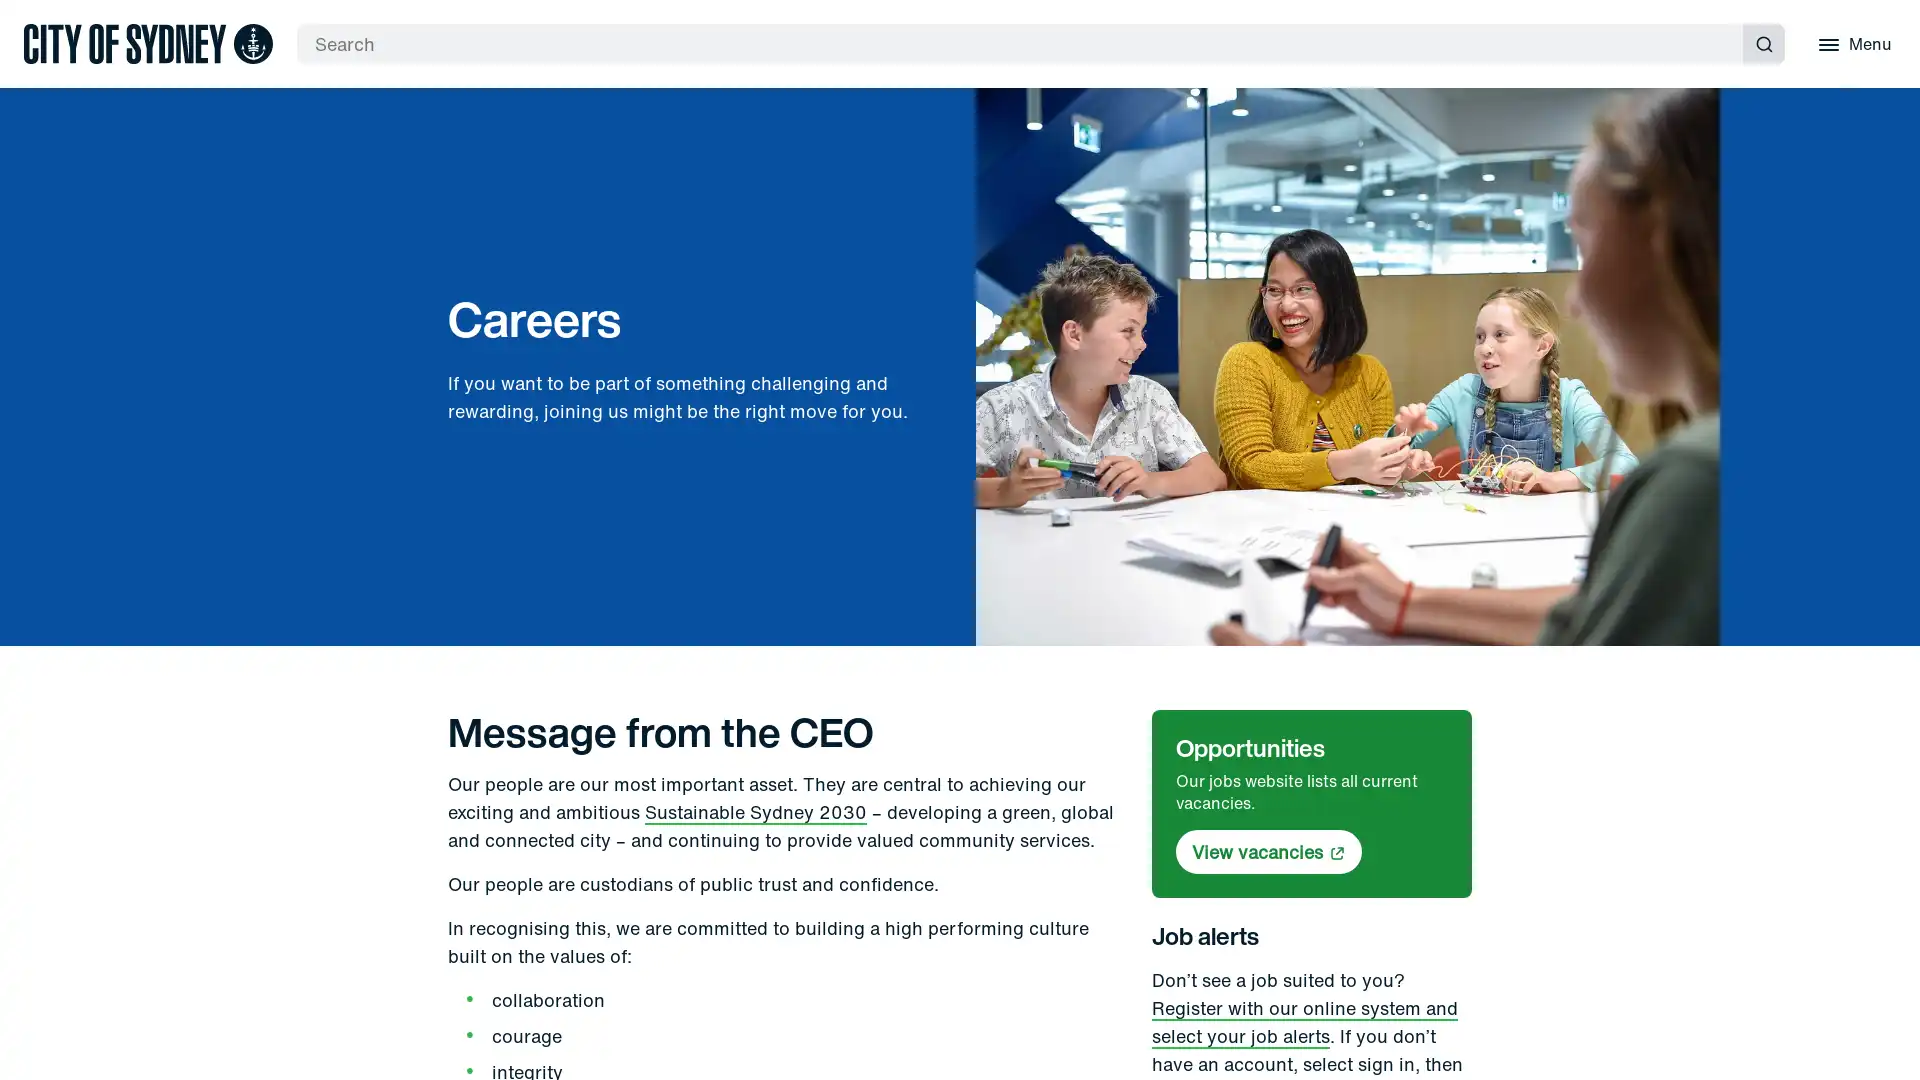 This screenshot has width=1920, height=1080. I want to click on Submit search, so click(1763, 43).